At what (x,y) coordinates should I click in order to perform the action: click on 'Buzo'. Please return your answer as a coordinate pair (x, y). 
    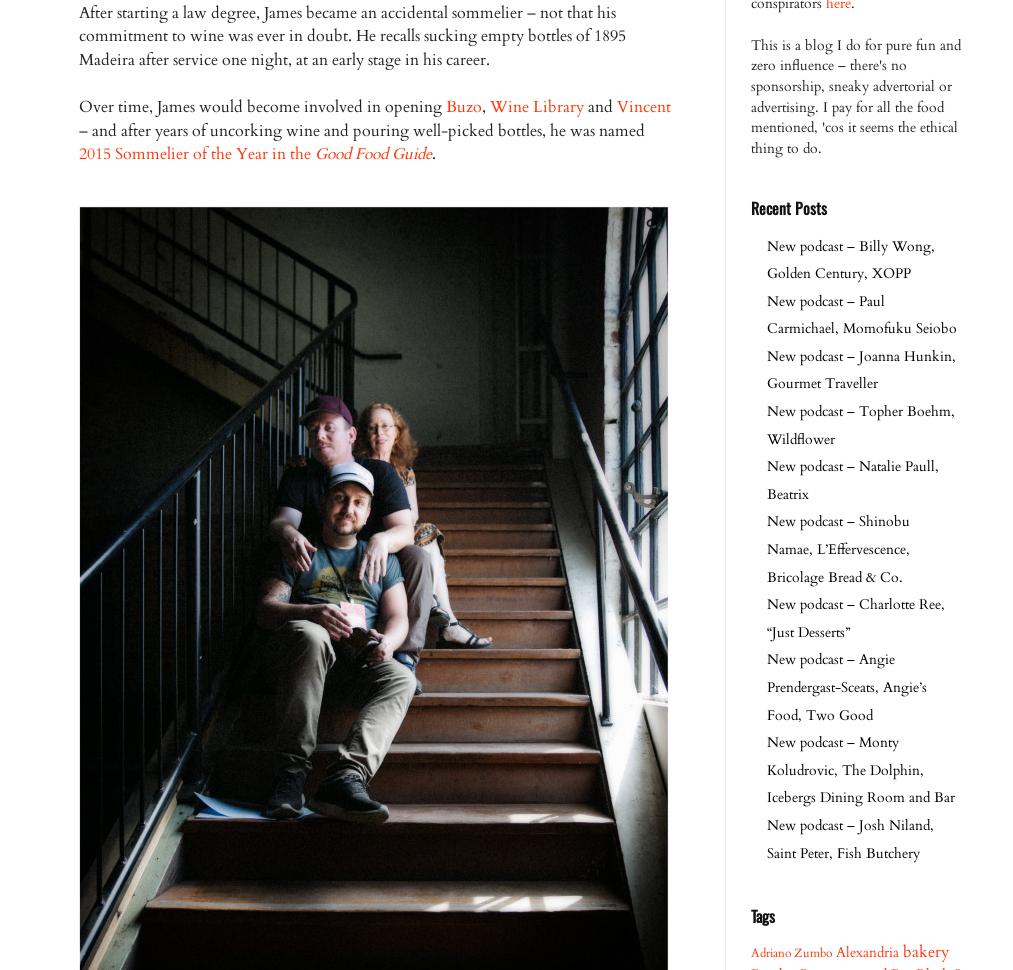
    Looking at the image, I should click on (462, 106).